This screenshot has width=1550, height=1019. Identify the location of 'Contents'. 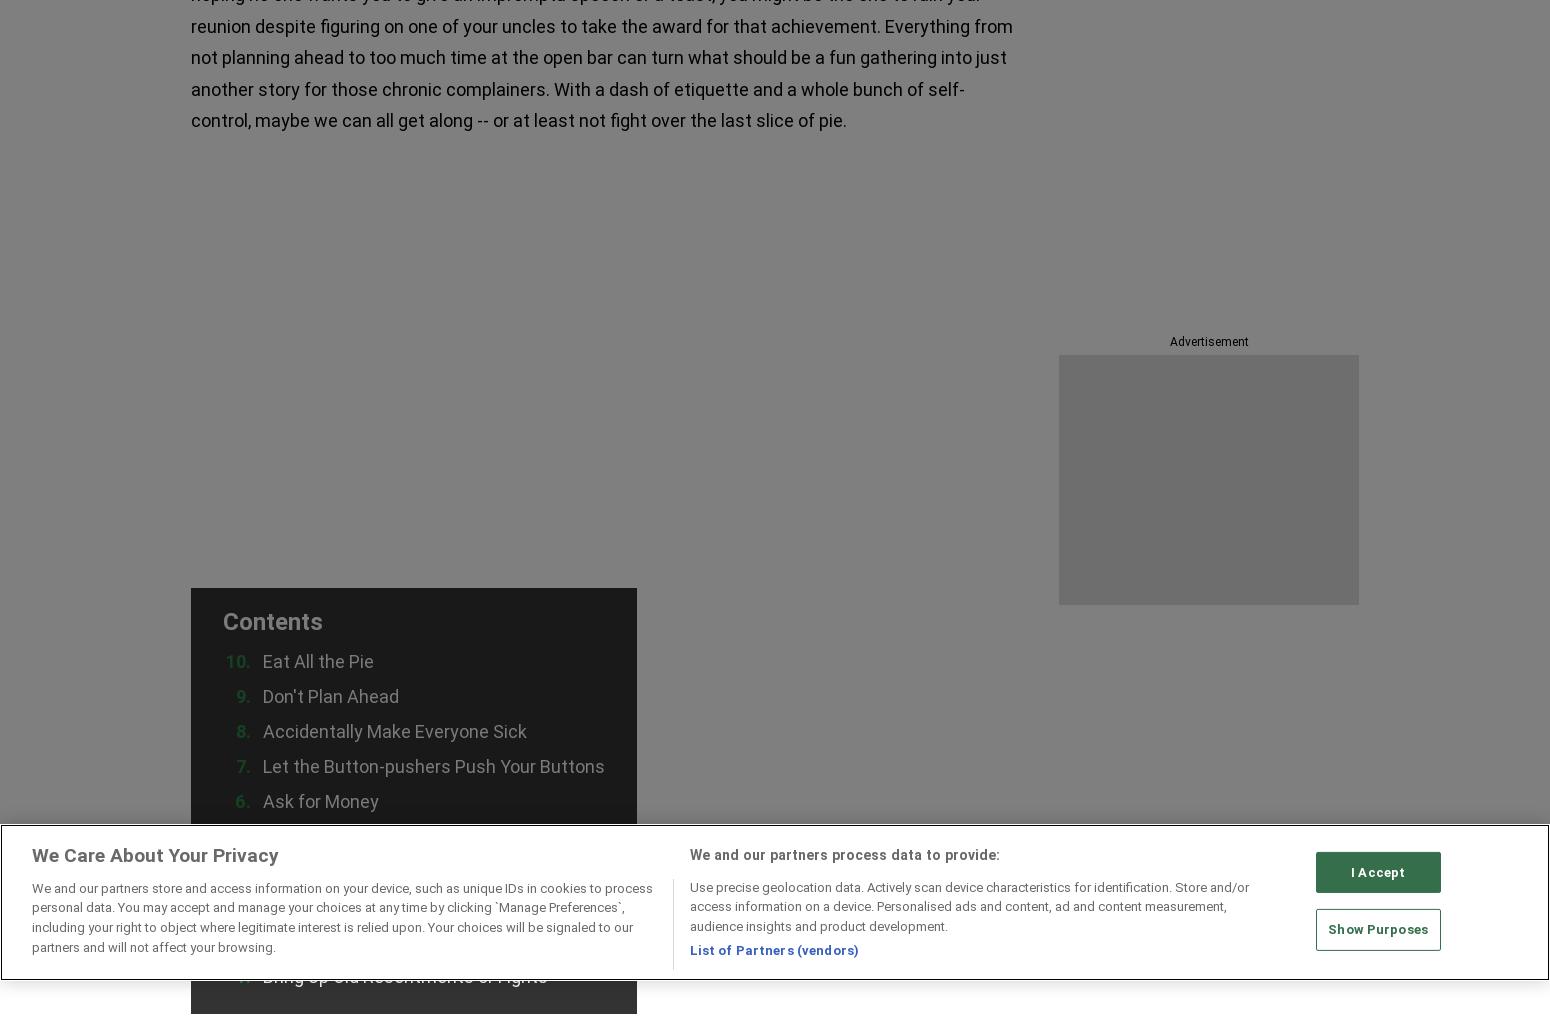
(222, 620).